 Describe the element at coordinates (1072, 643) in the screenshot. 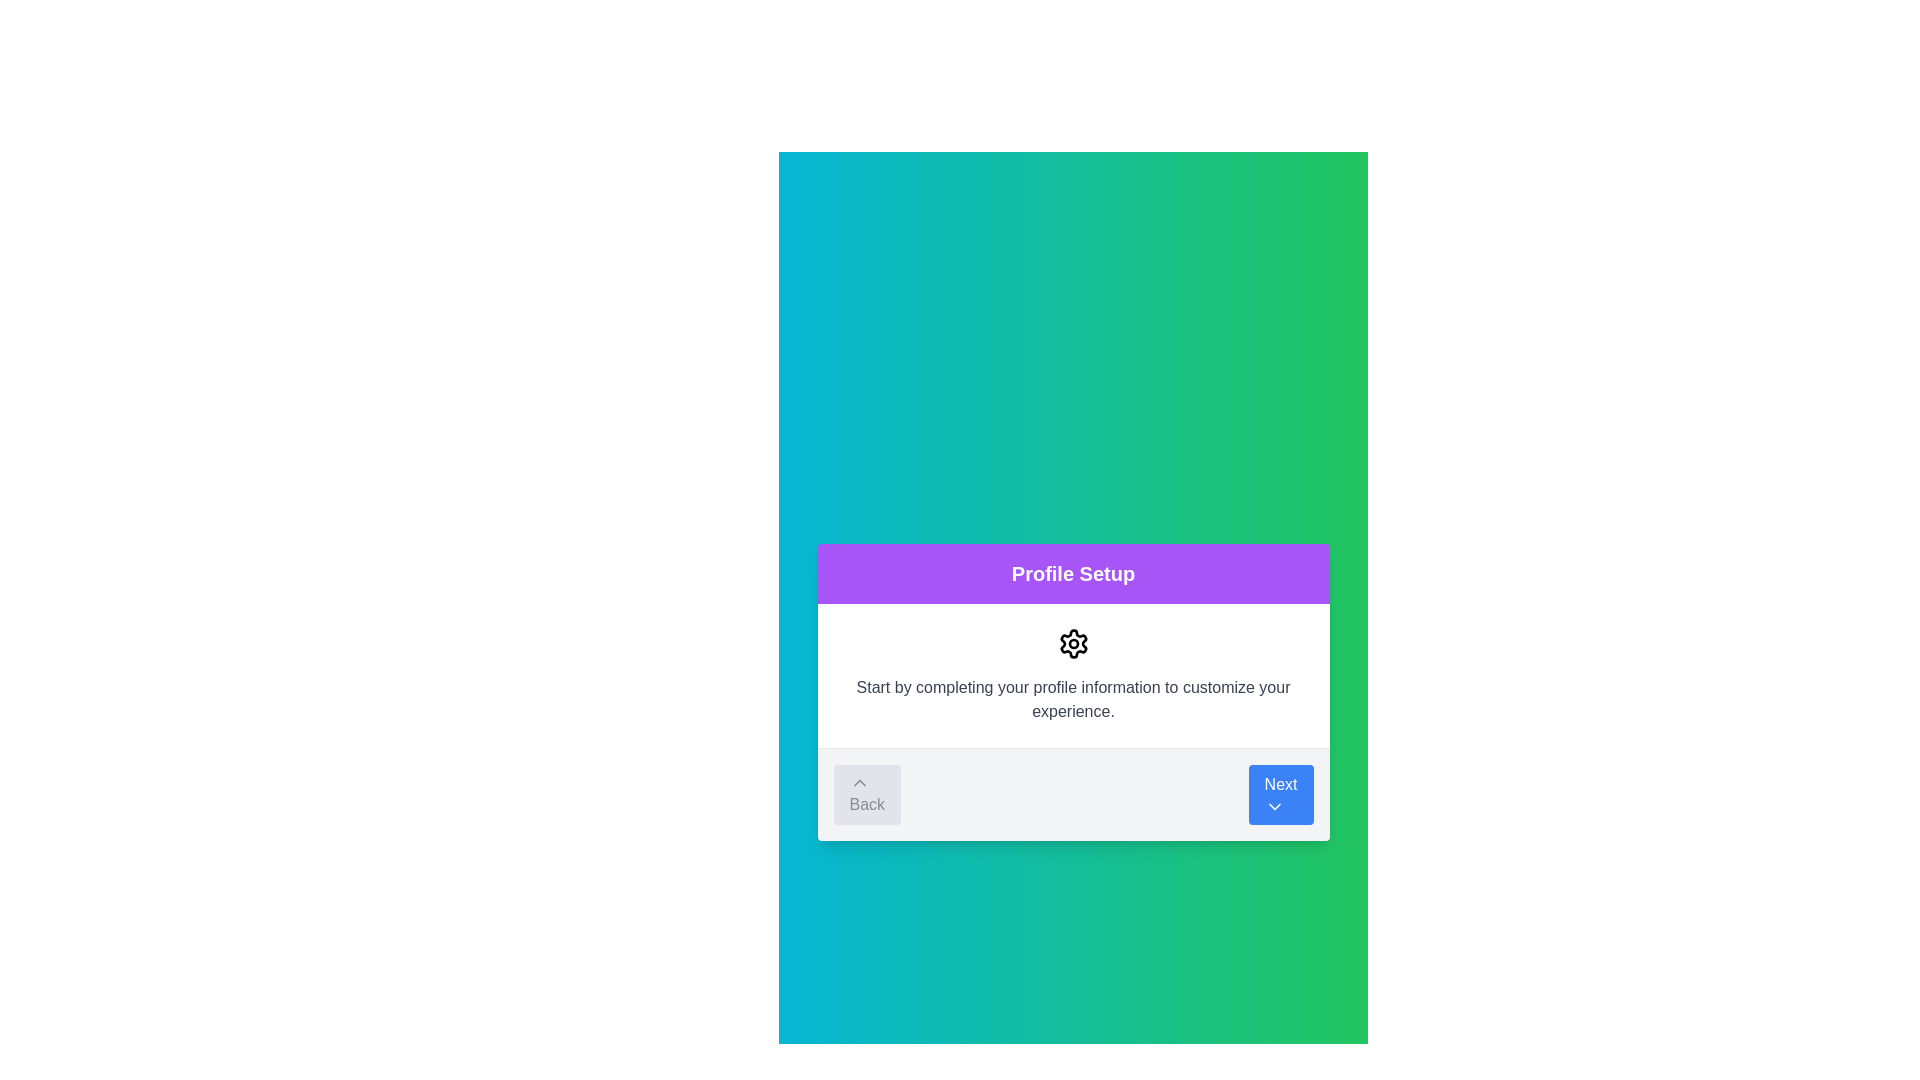

I see `the gear icon located centrally in the dialog box's content area, beneath the title 'Profile Setup'` at that location.